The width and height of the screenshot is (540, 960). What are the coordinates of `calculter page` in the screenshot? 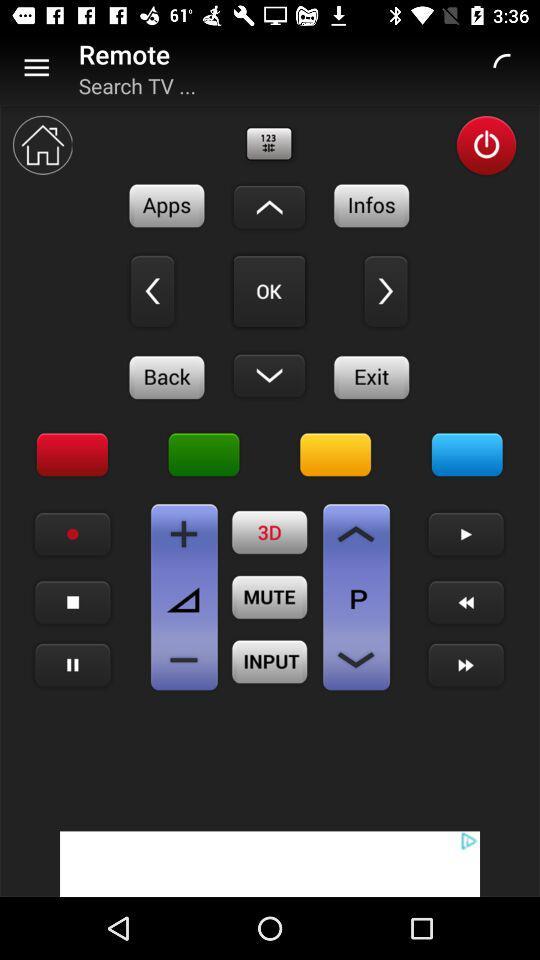 It's located at (184, 533).